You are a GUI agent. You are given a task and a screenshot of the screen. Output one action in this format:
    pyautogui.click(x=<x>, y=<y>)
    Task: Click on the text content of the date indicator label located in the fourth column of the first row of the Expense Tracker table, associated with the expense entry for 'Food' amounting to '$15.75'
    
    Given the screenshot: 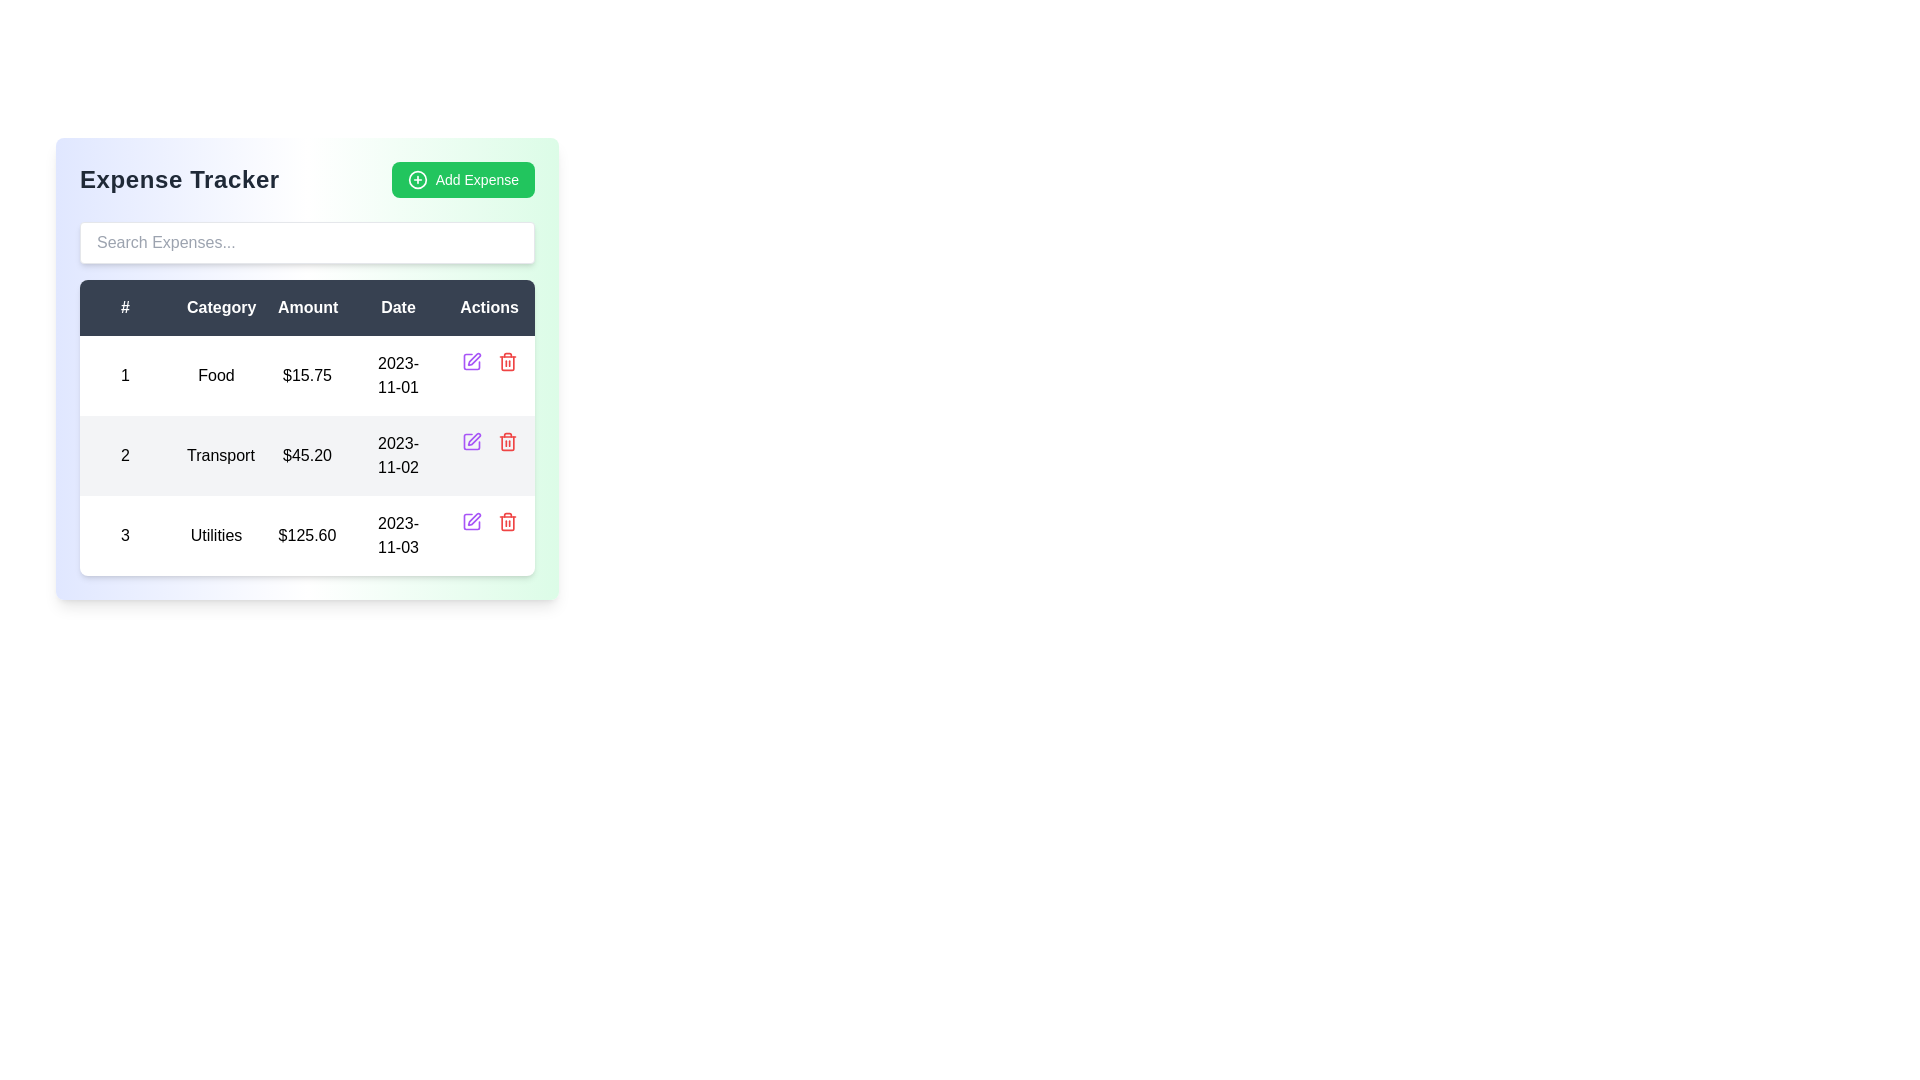 What is the action you would take?
    pyautogui.click(x=398, y=375)
    